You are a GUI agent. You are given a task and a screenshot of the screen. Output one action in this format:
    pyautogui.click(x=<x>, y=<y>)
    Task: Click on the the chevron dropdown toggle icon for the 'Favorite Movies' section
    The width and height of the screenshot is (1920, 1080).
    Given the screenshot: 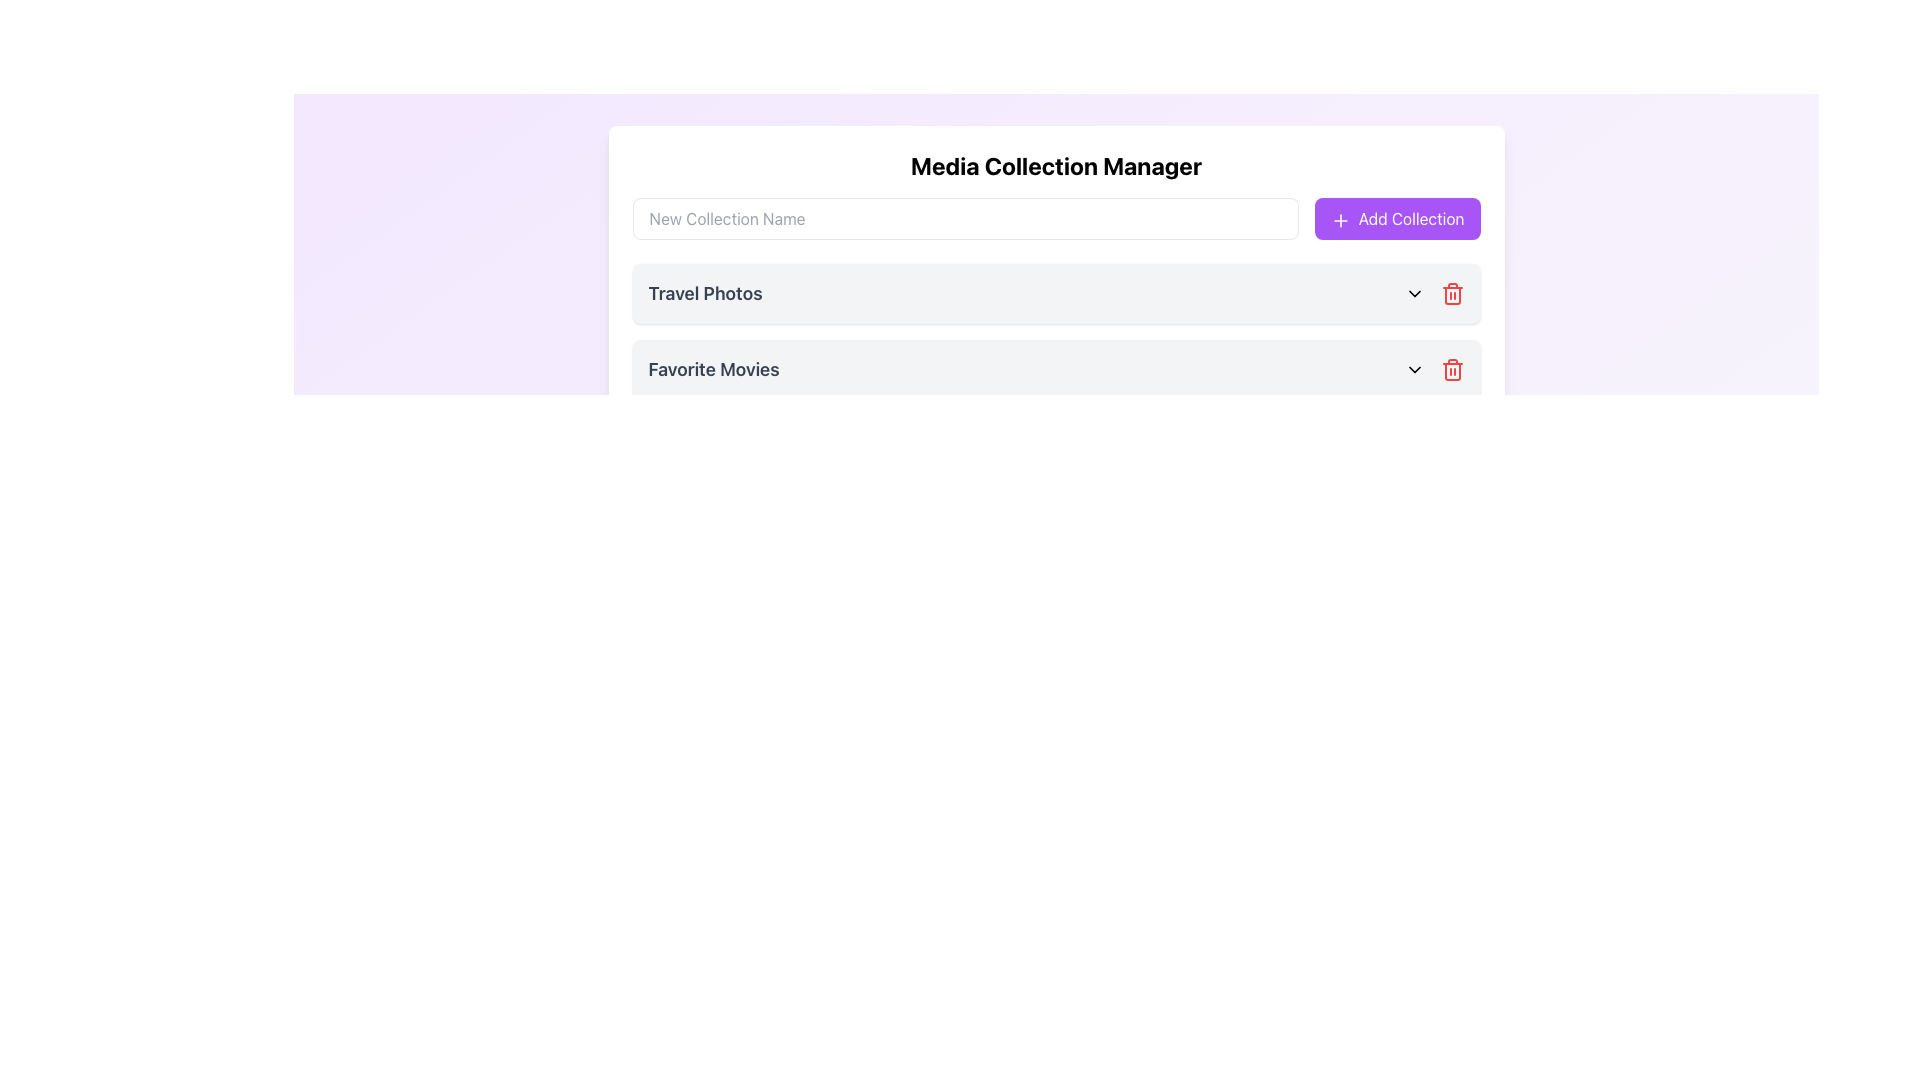 What is the action you would take?
    pyautogui.click(x=1413, y=370)
    